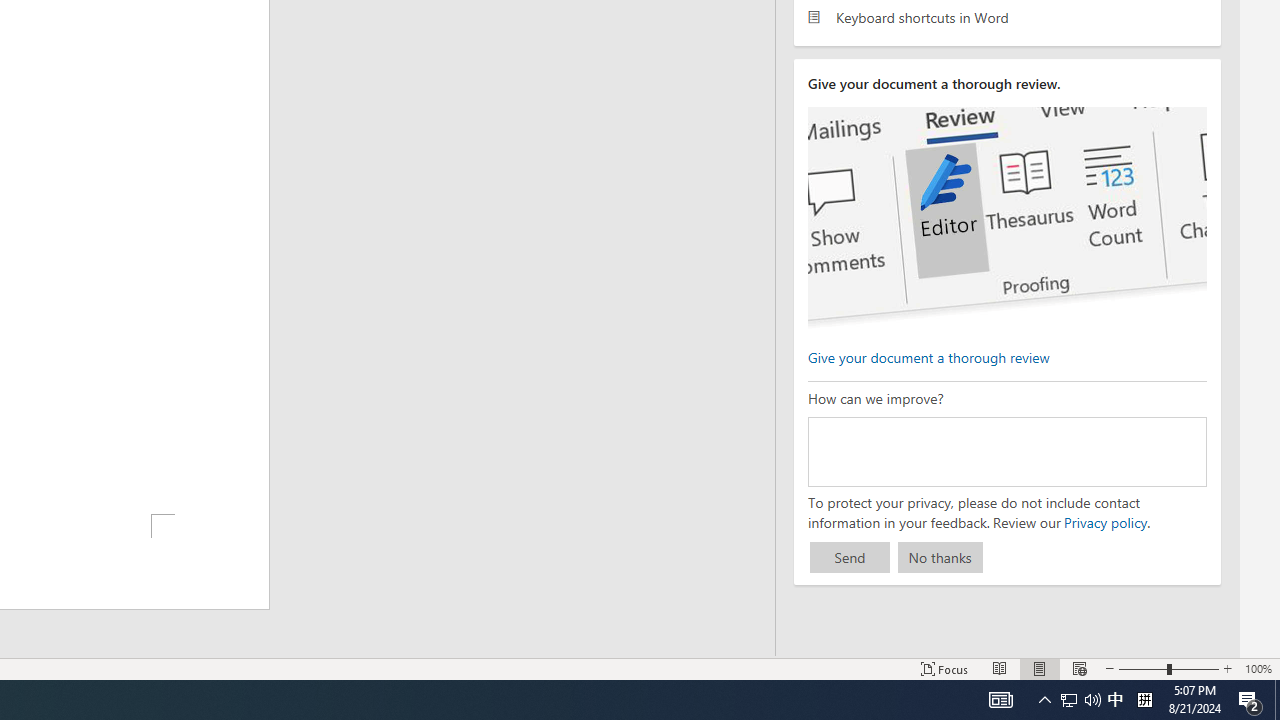 This screenshot has height=720, width=1280. Describe the element at coordinates (849, 557) in the screenshot. I see `'Send'` at that location.